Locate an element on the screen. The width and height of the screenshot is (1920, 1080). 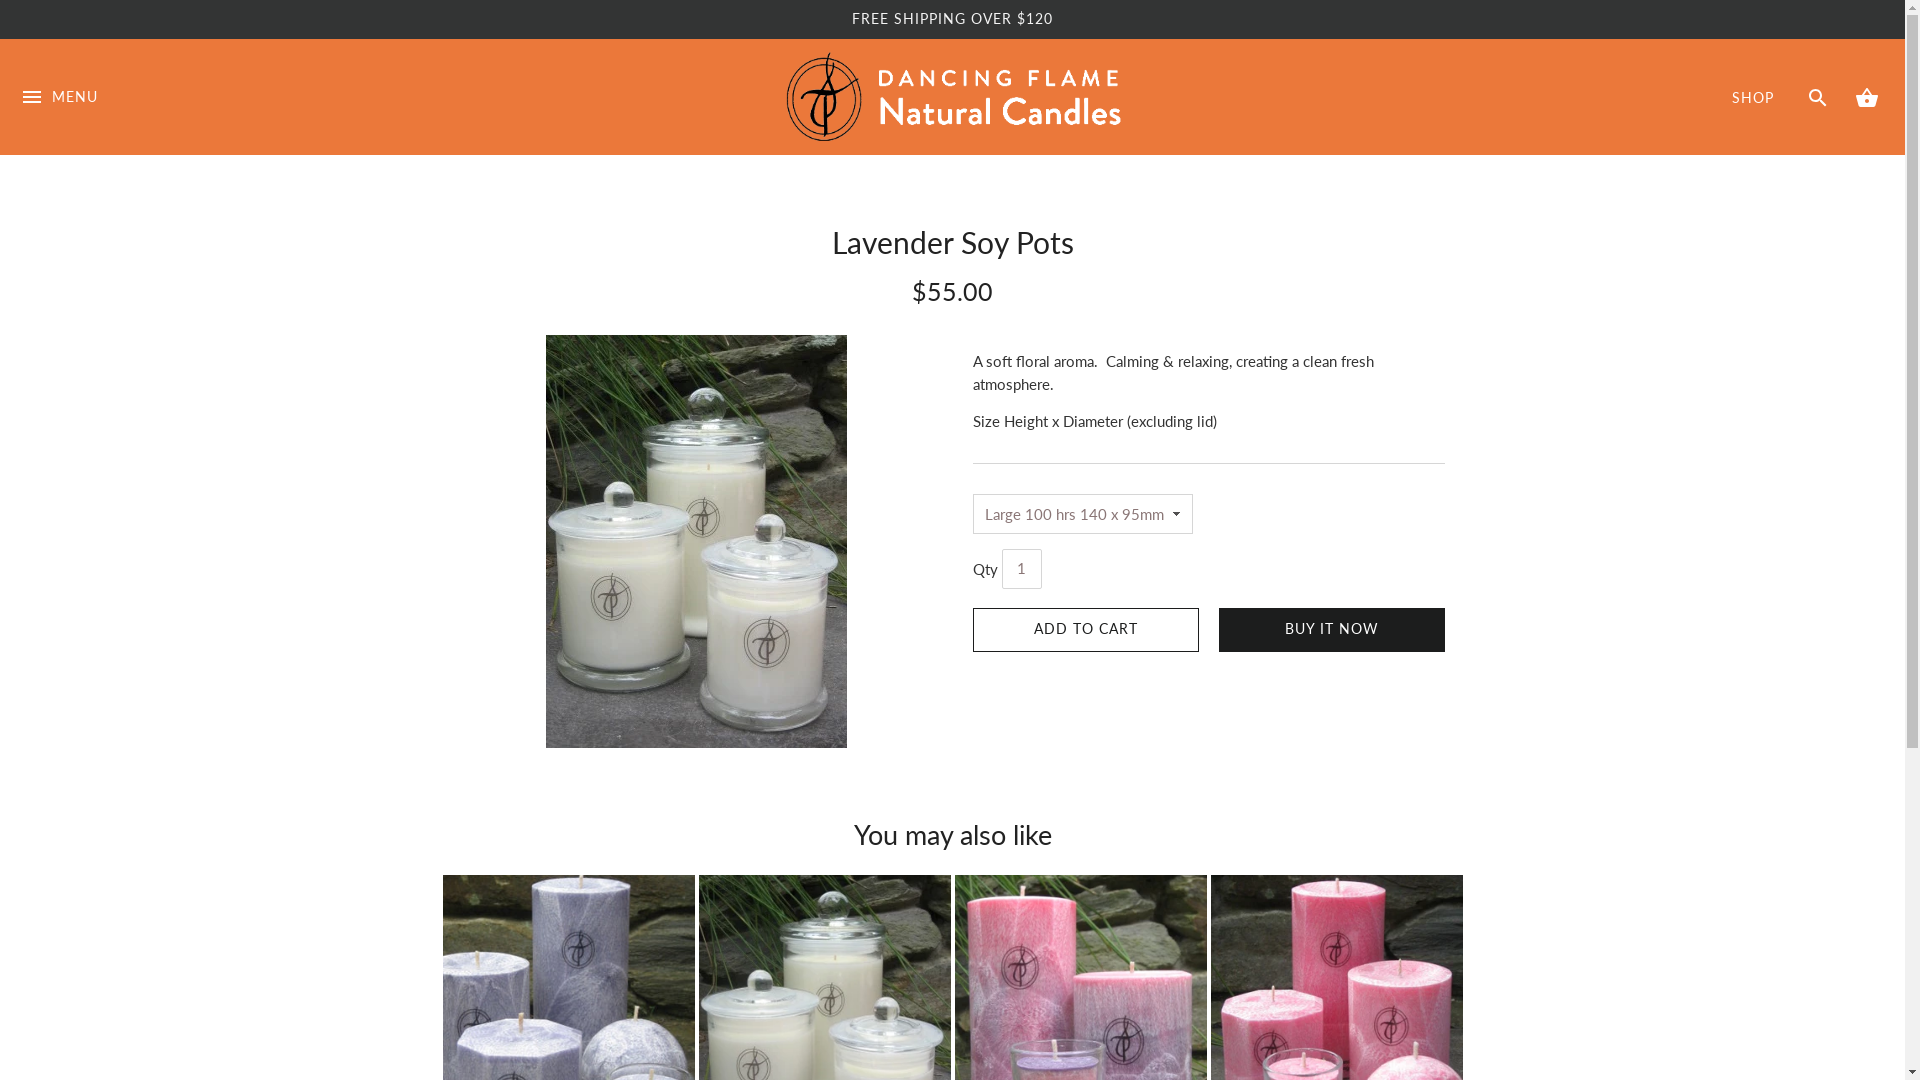
'SEARCH' is located at coordinates (1818, 96).